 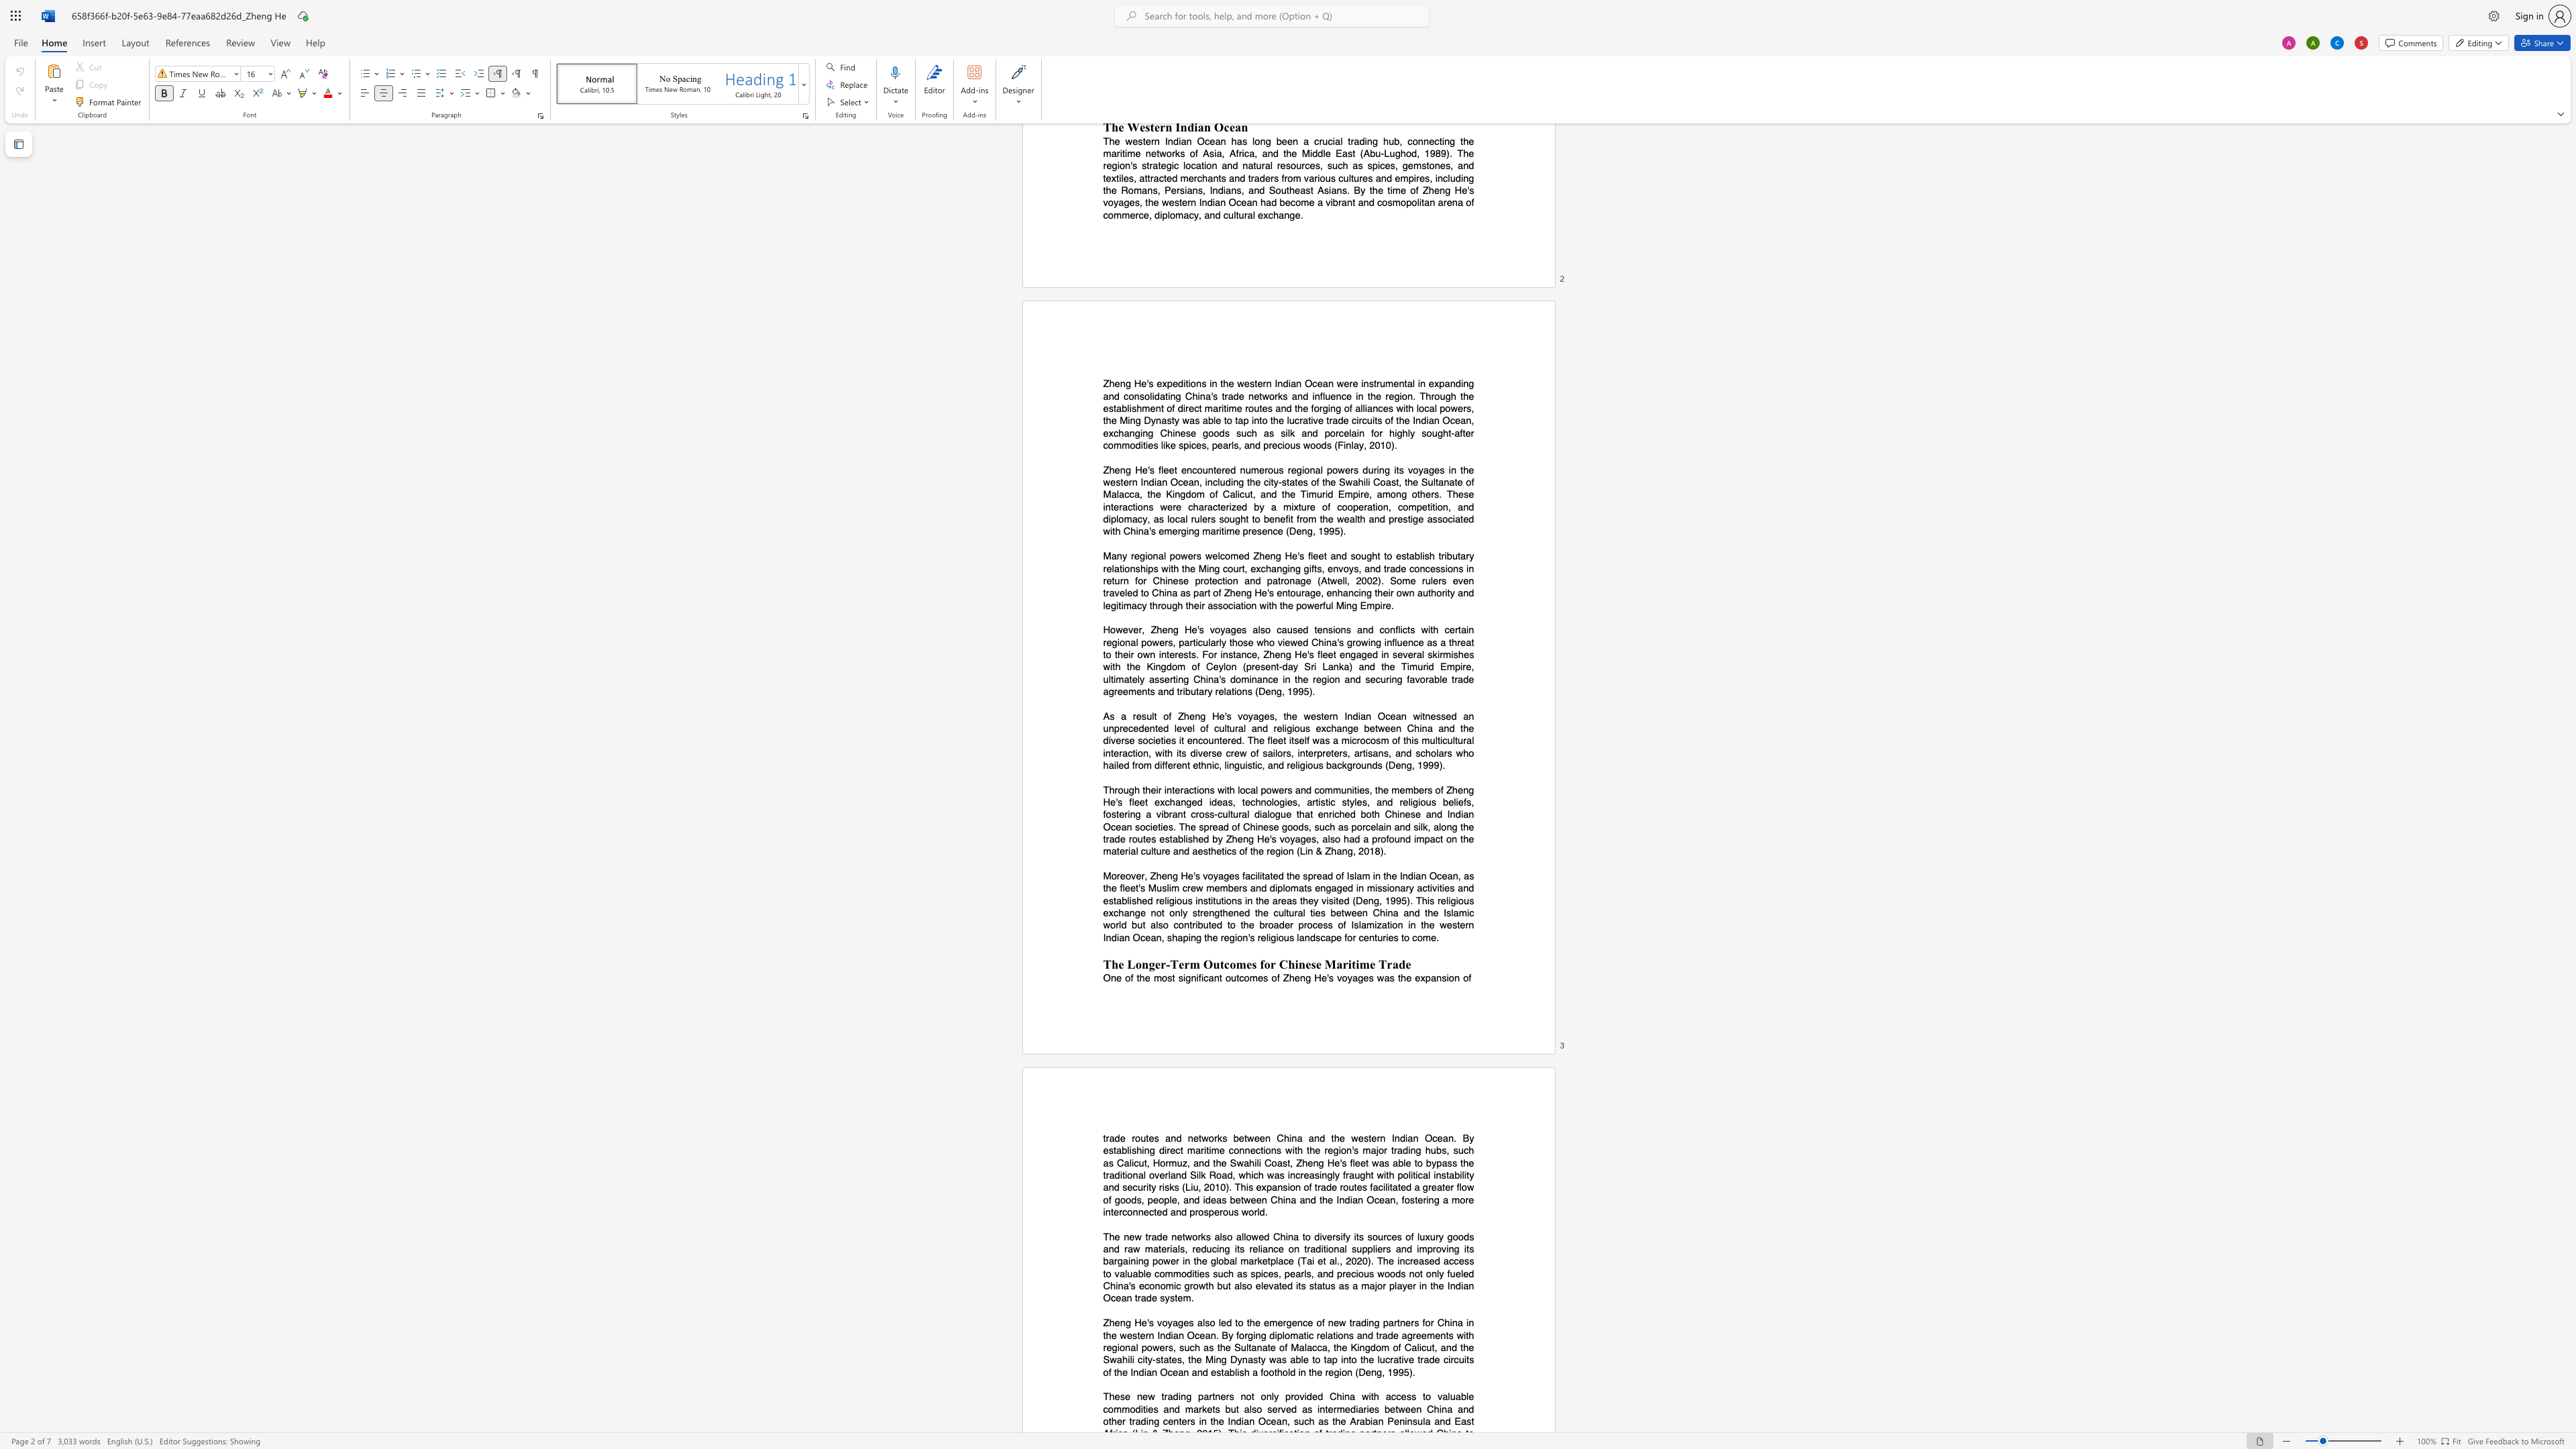 What do you see at coordinates (1288, 1371) in the screenshot?
I see `the subset text "ld in t" within the text "a foothold in the region (Deng, 1995)."` at bounding box center [1288, 1371].